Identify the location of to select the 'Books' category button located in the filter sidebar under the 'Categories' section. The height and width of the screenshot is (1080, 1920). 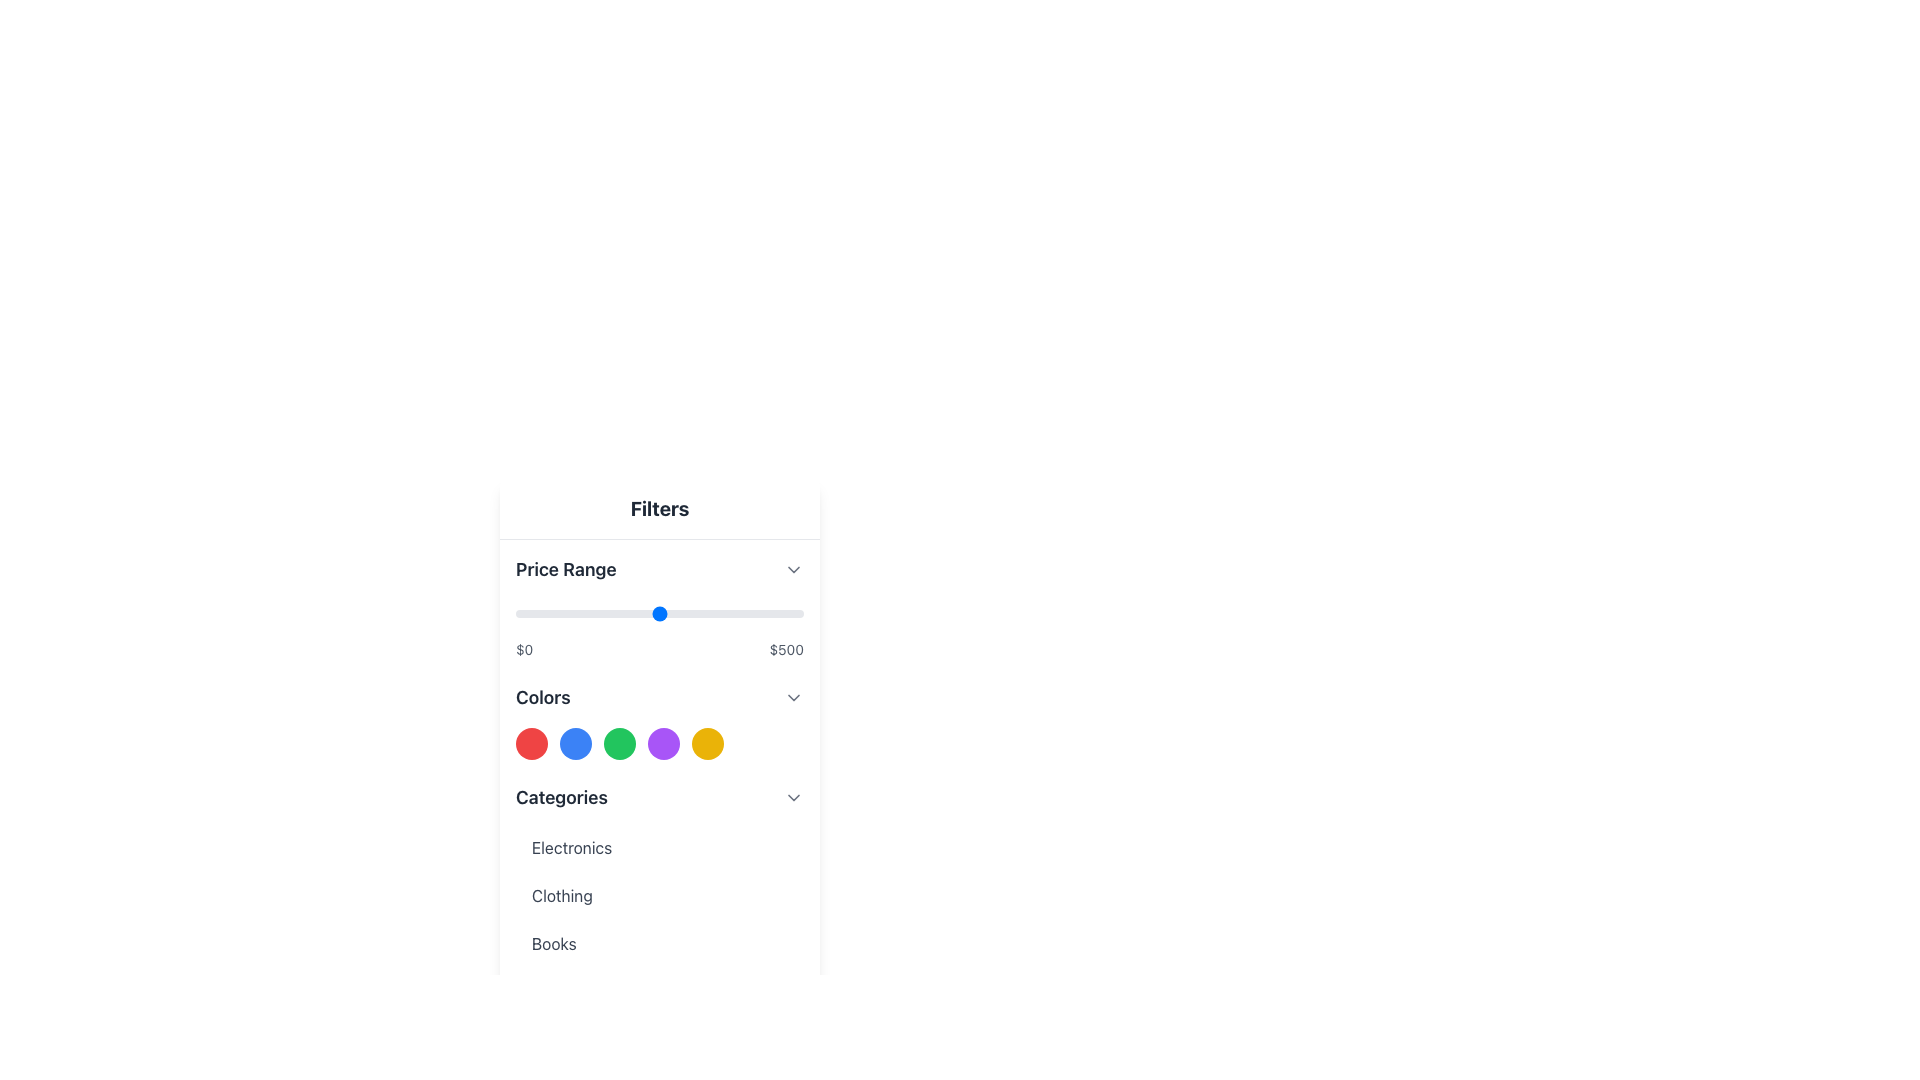
(660, 944).